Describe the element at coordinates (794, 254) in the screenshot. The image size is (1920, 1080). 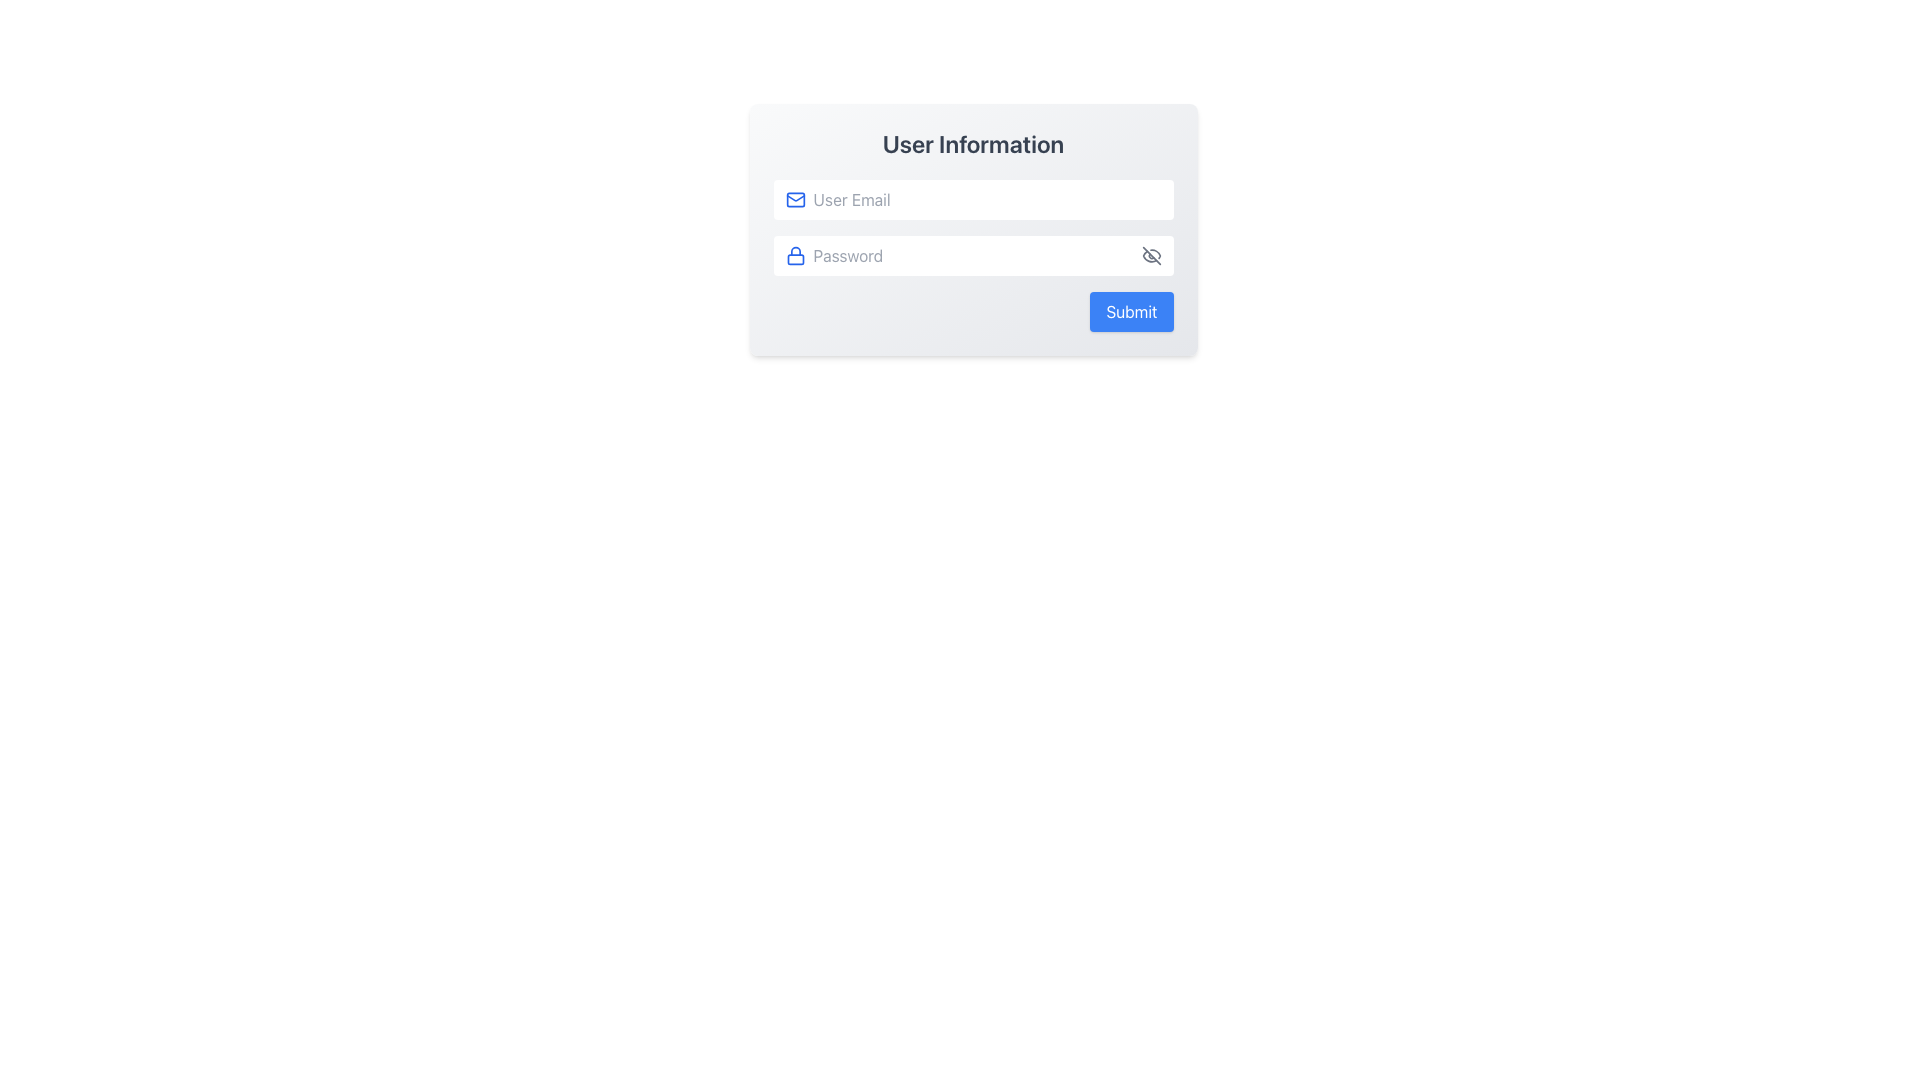
I see `the blue SVG lock icon located to the left of the 'Password' input field` at that location.